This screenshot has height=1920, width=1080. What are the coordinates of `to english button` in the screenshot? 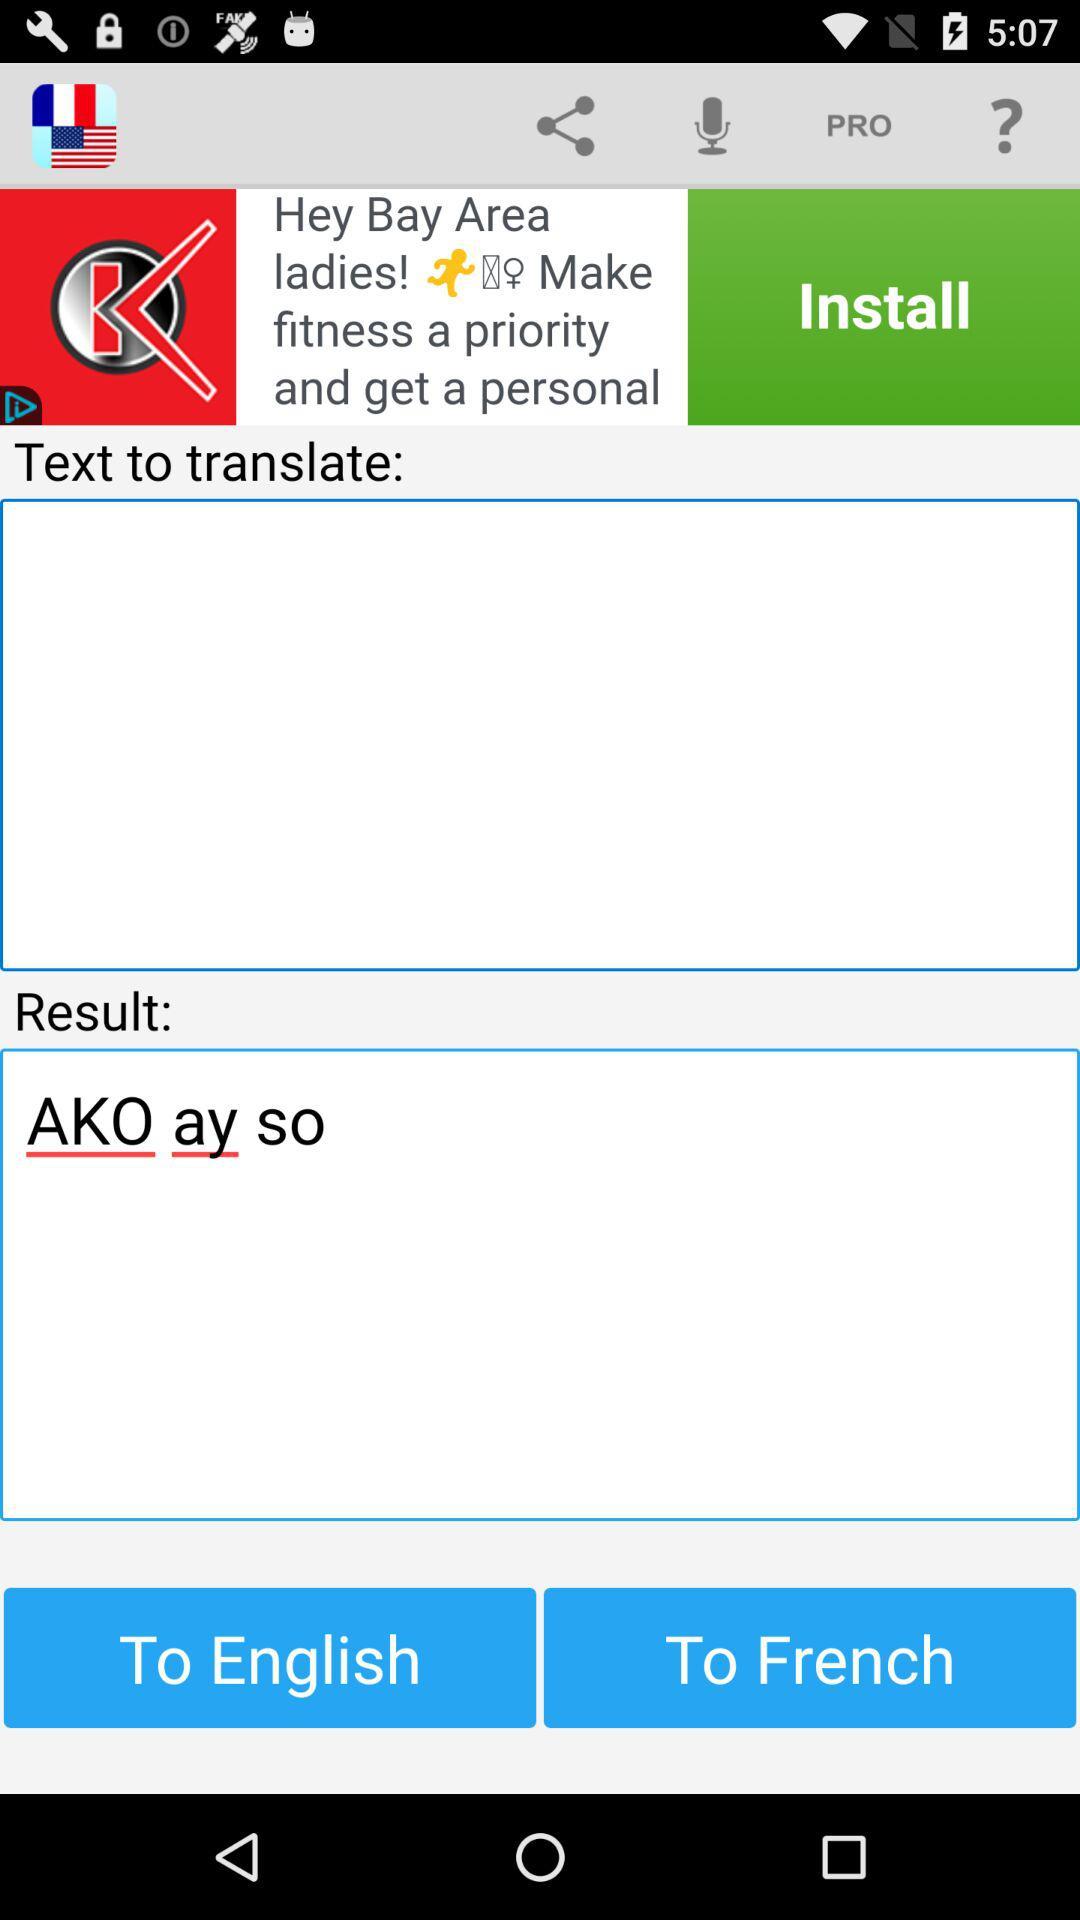 It's located at (270, 1657).